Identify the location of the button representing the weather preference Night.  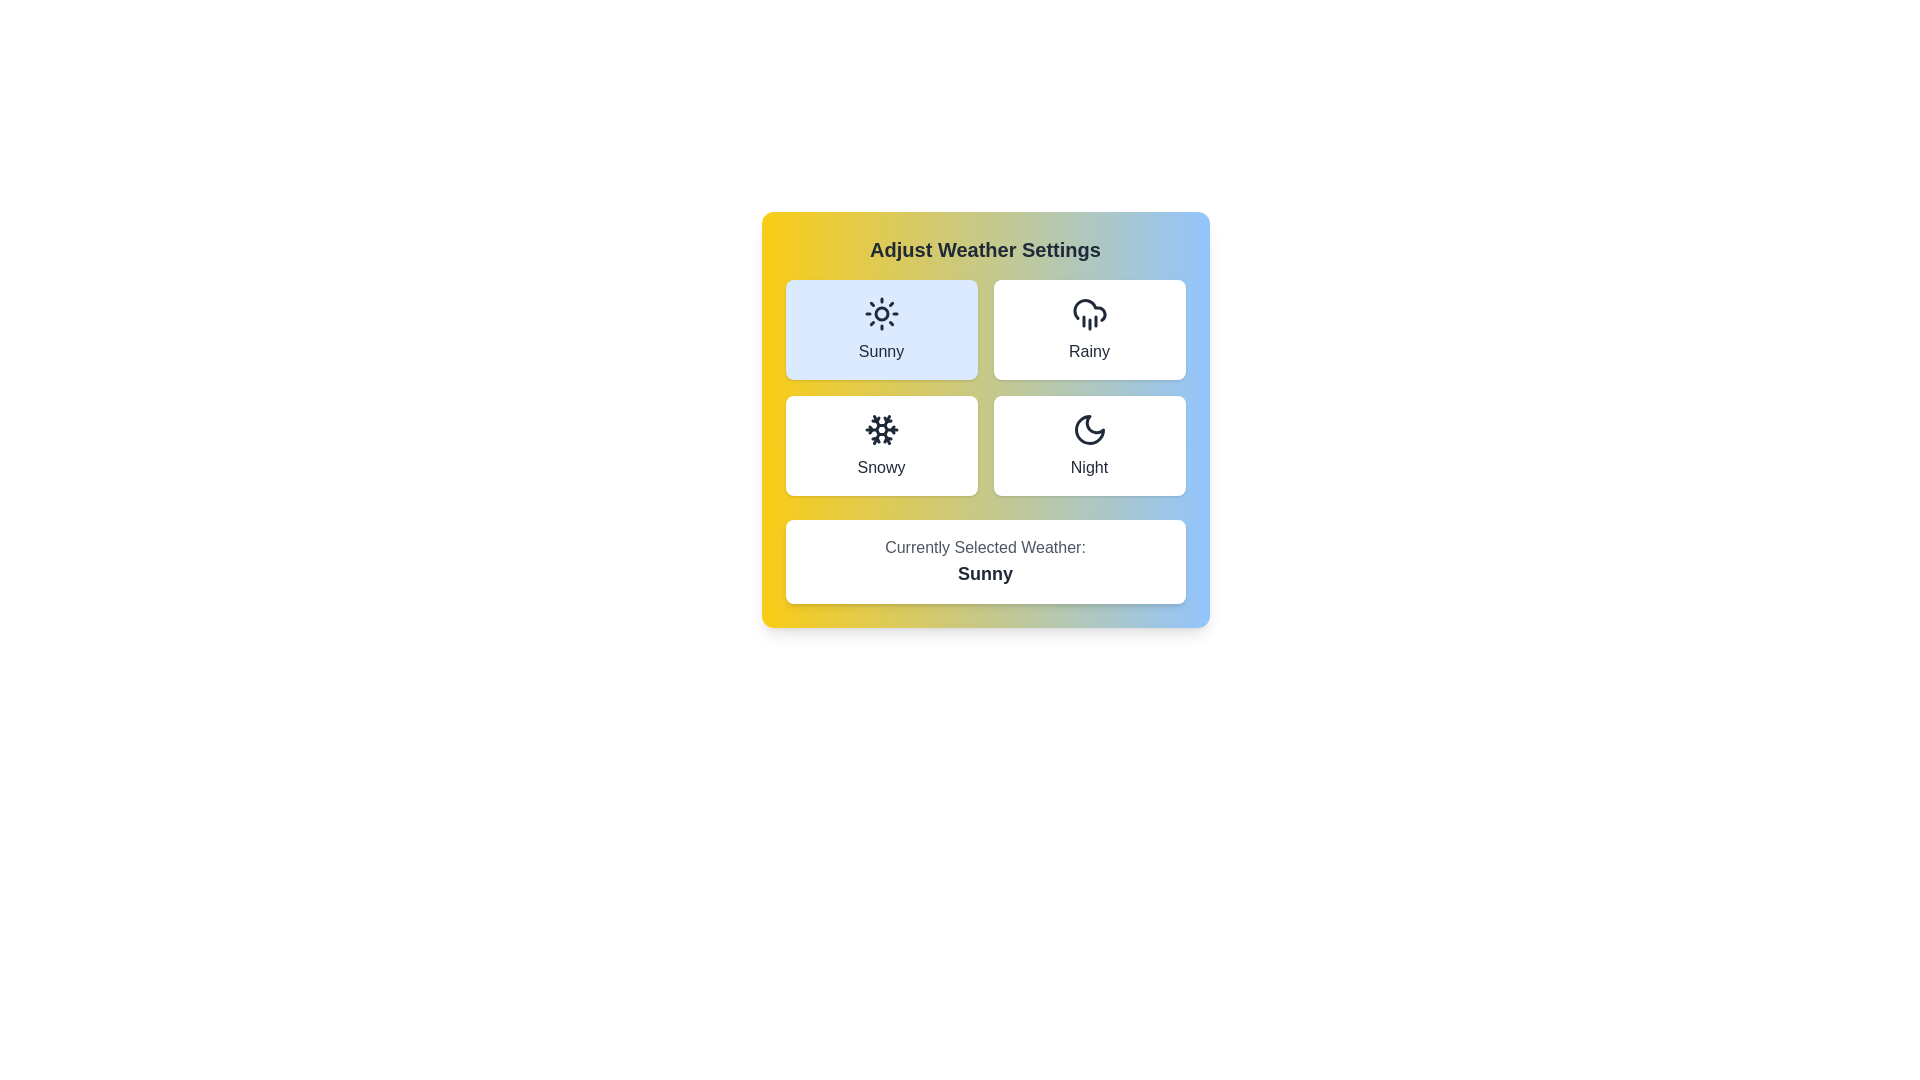
(1088, 445).